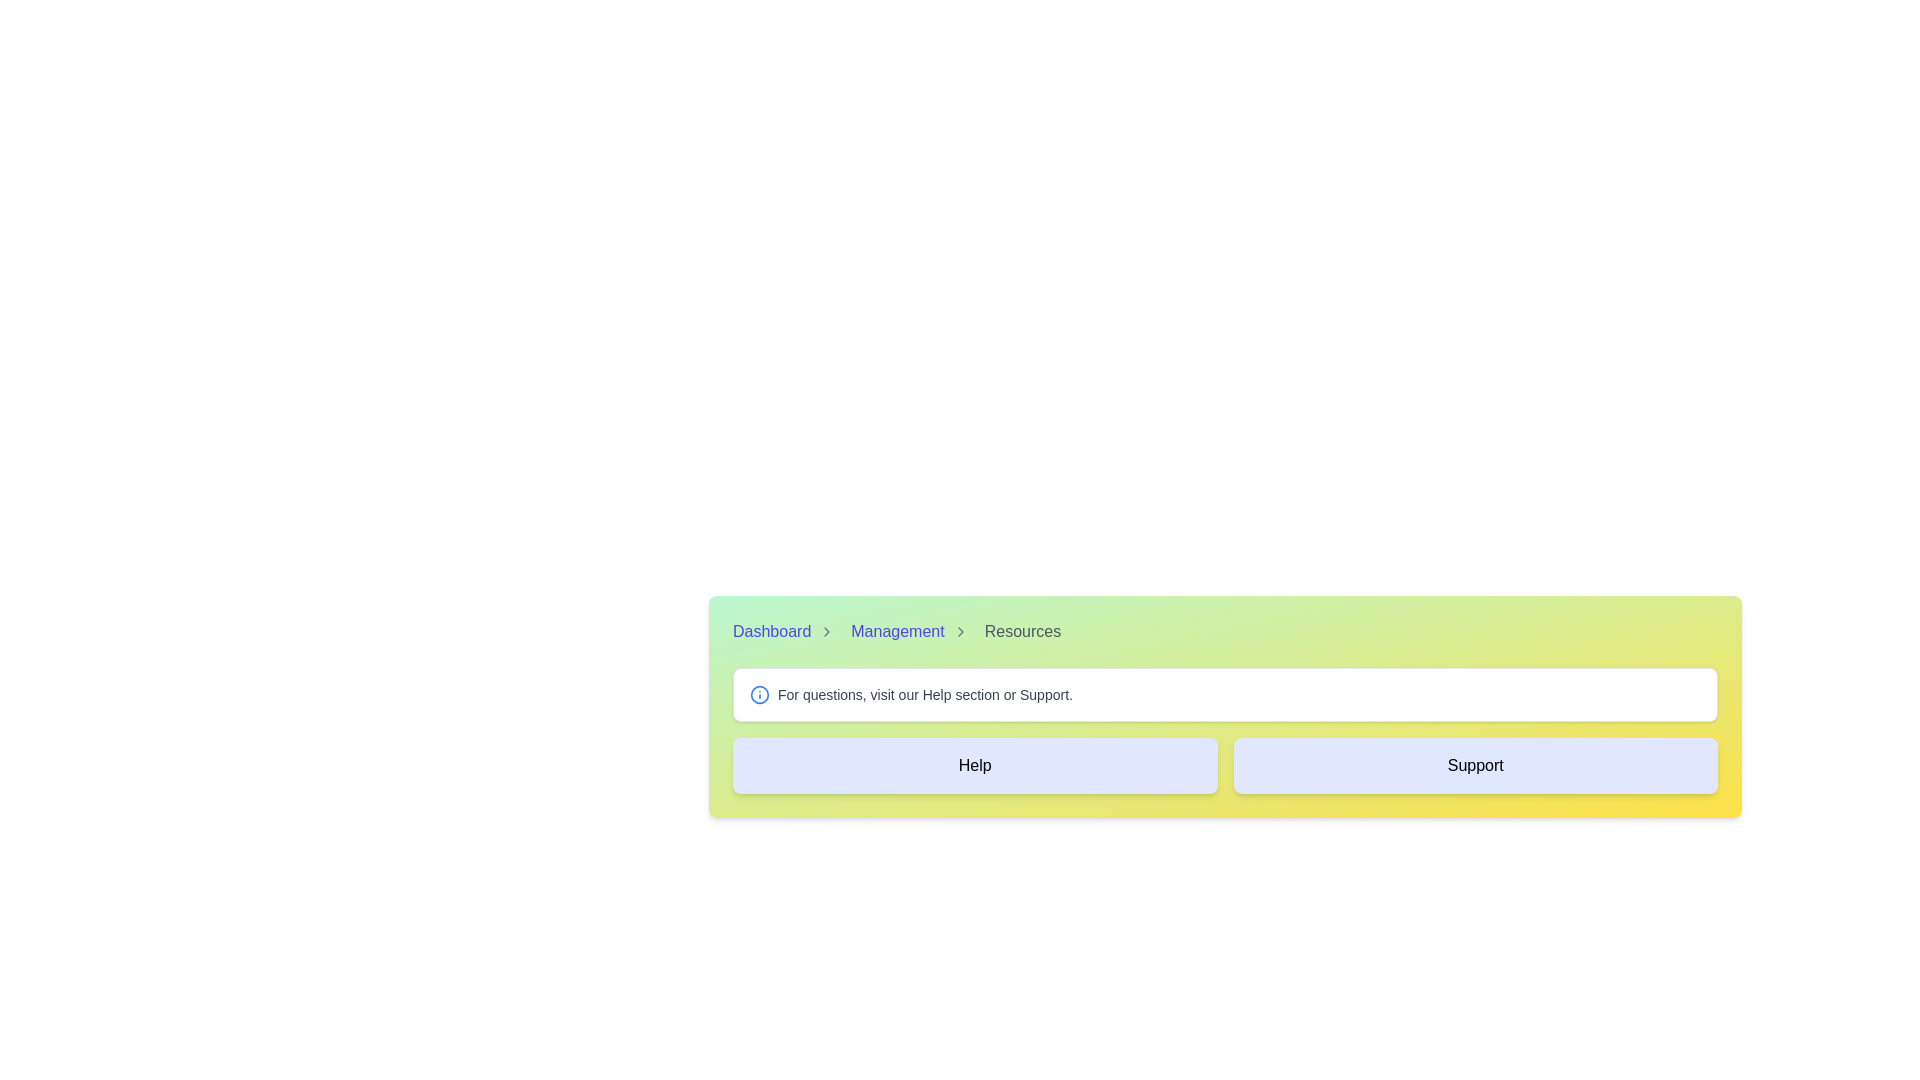 This screenshot has height=1080, width=1920. Describe the element at coordinates (758, 693) in the screenshot. I see `the small circular blue outlined icon with an 'i' inside it, located to the left of the text 'For questions, visit our Help section or Support.'` at that location.